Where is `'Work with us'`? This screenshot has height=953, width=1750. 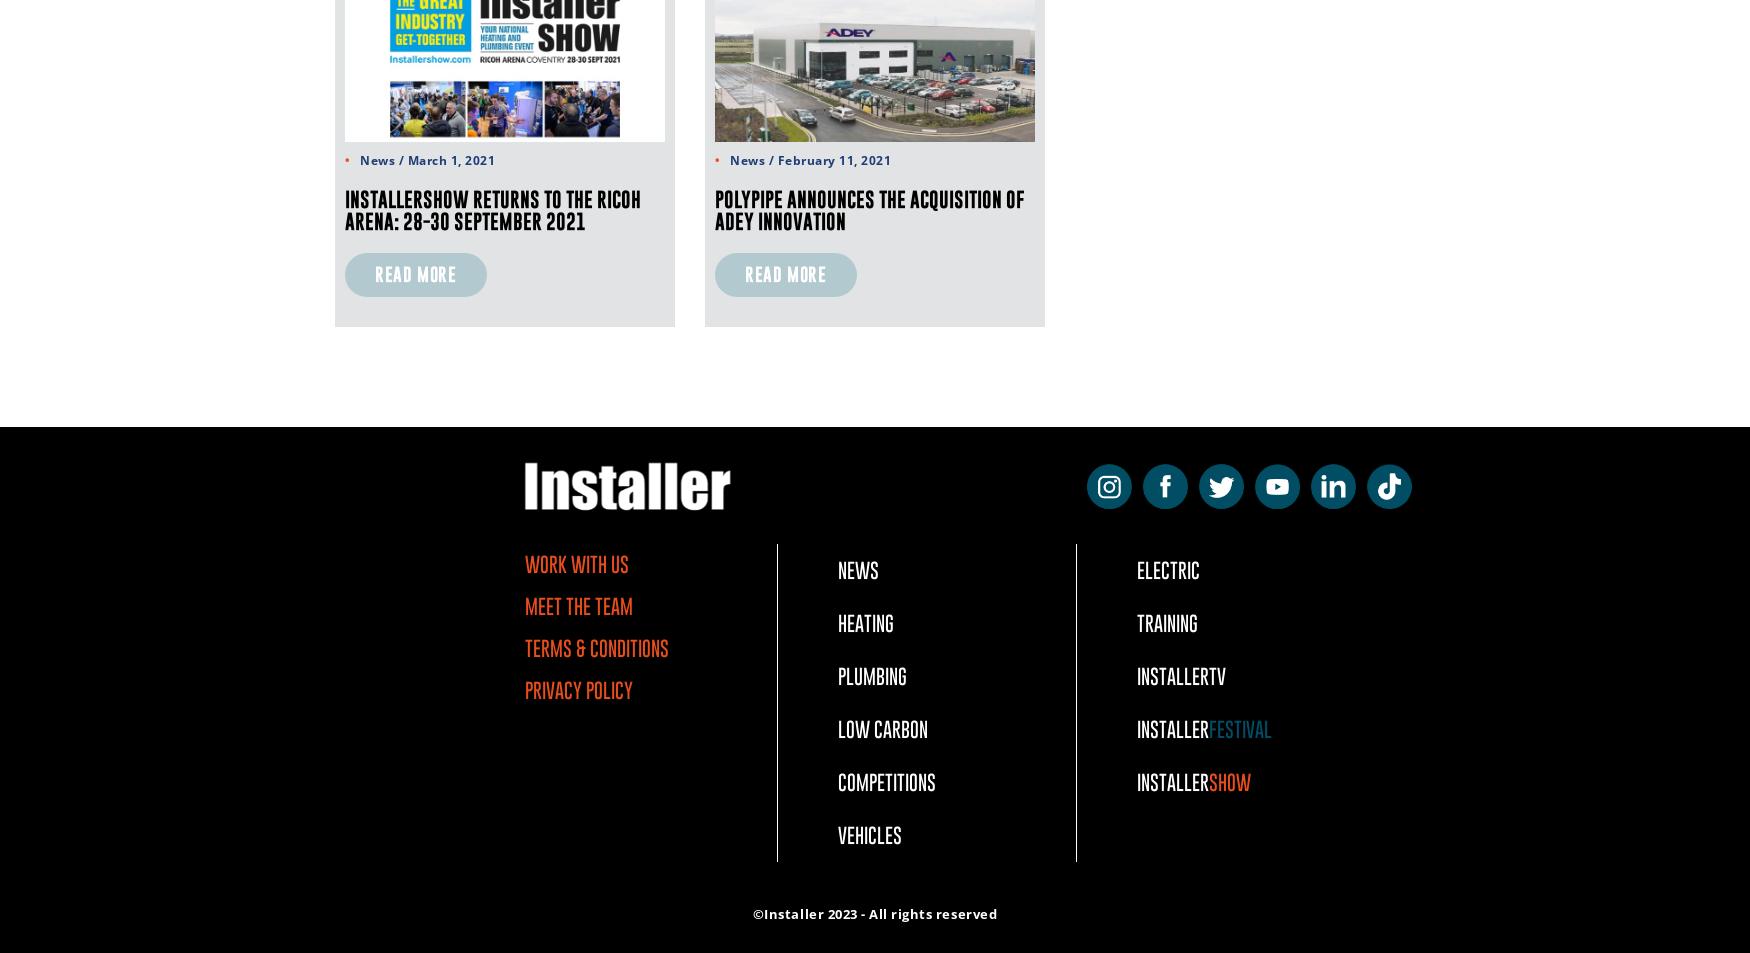
'Work with us' is located at coordinates (576, 564).